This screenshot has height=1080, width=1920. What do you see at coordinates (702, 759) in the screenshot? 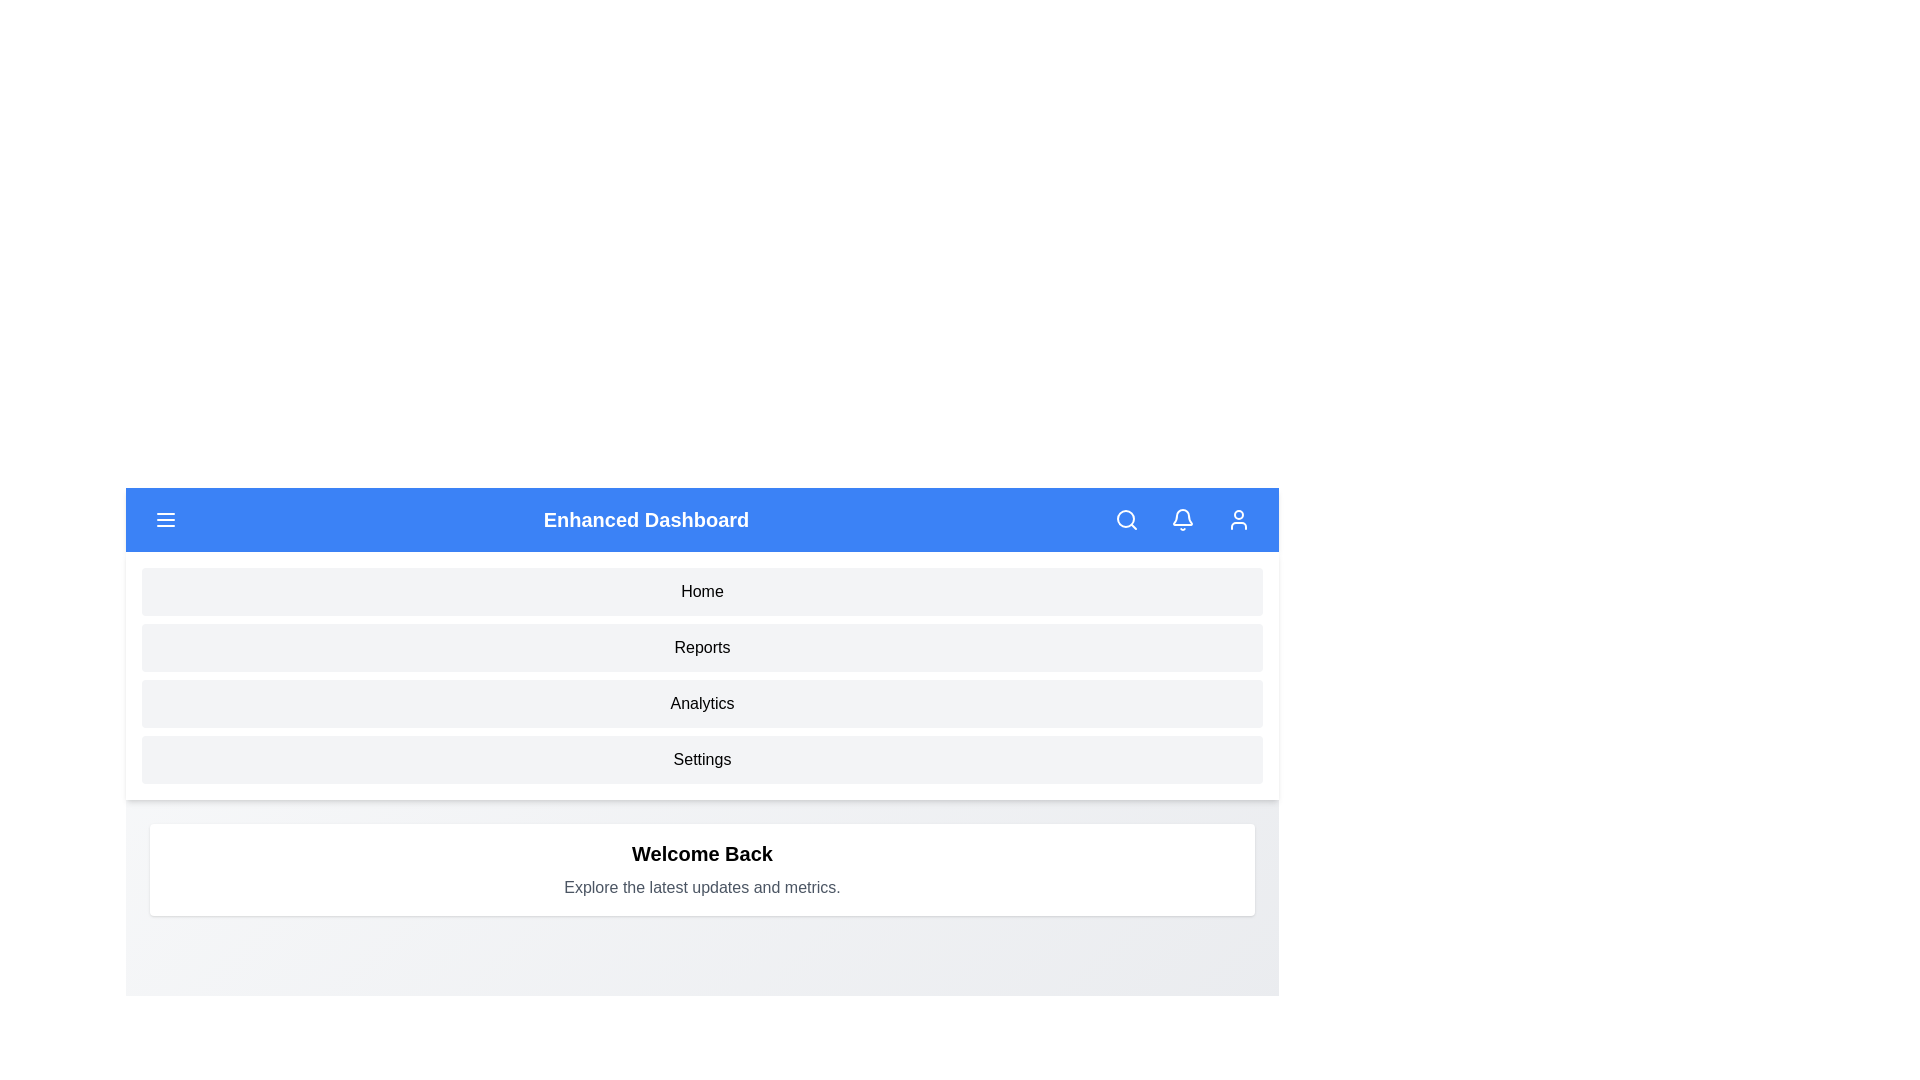
I see `the menu item Settings to navigate to its section` at bounding box center [702, 759].